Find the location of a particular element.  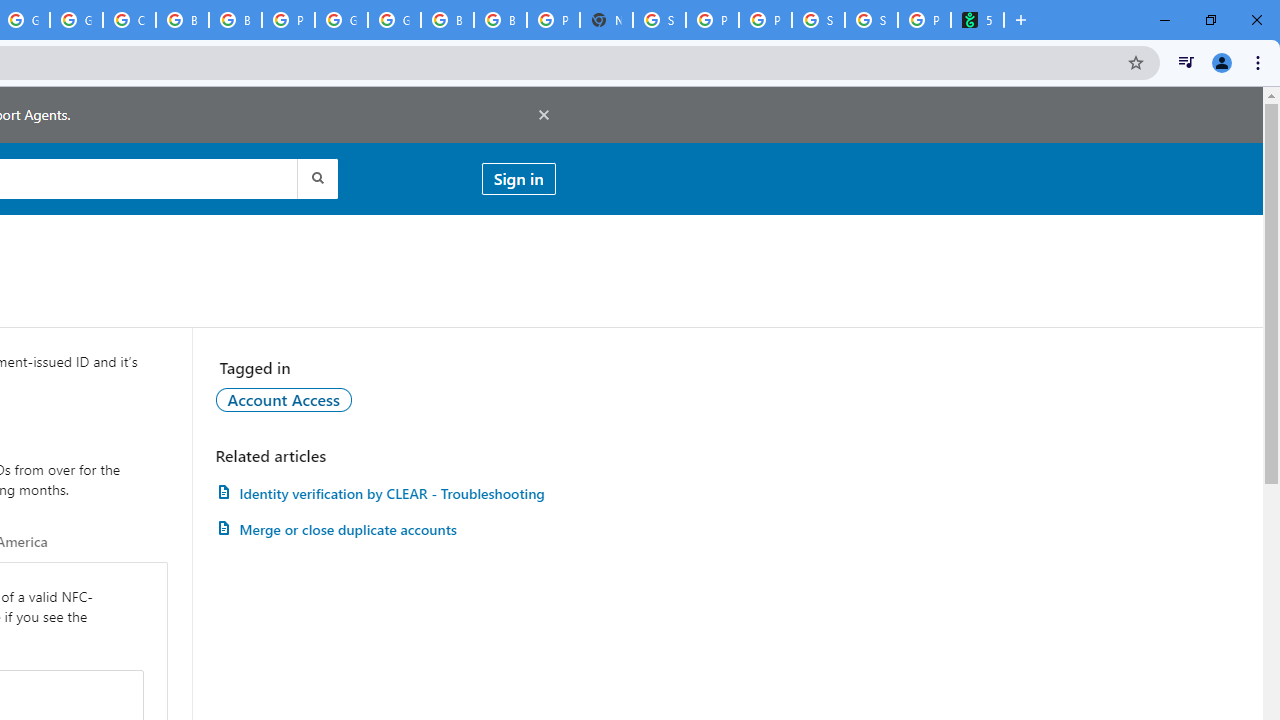

'Submit search' is located at coordinates (315, 177).